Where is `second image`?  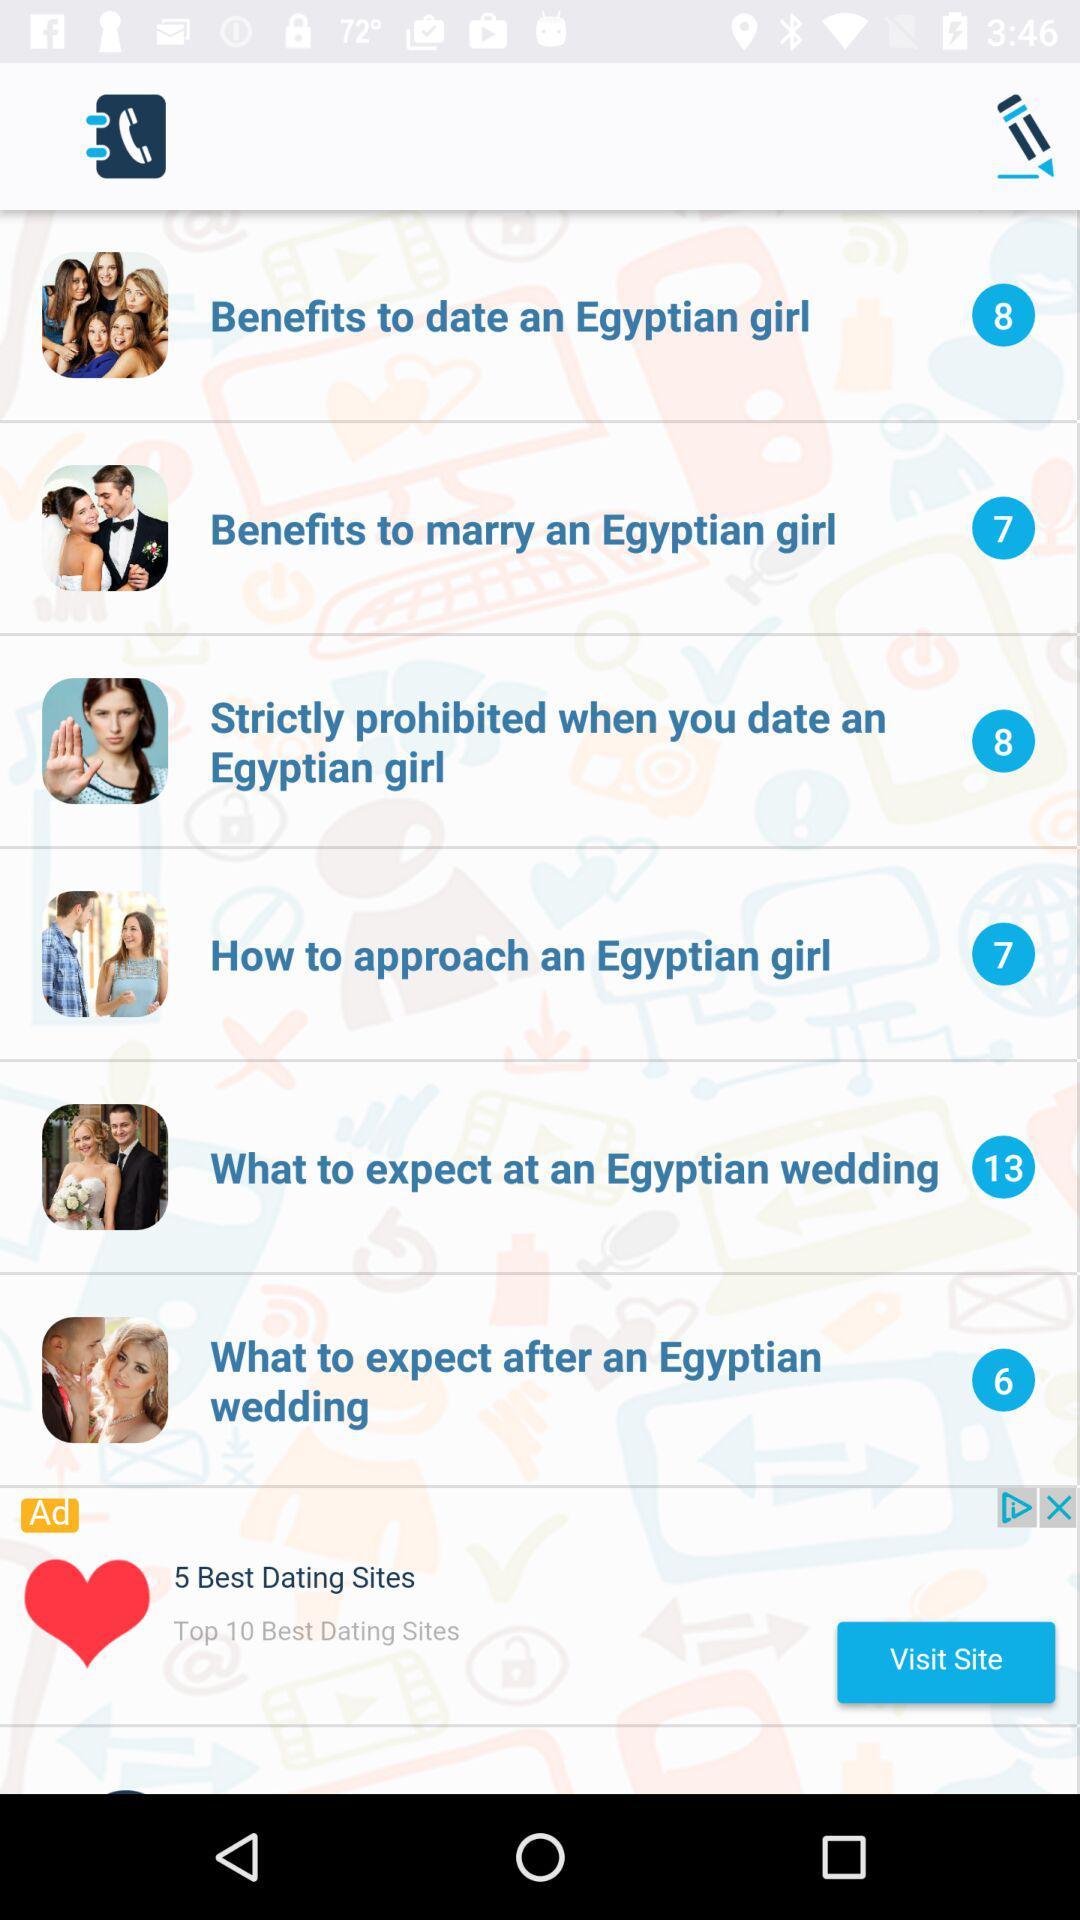
second image is located at coordinates (104, 528).